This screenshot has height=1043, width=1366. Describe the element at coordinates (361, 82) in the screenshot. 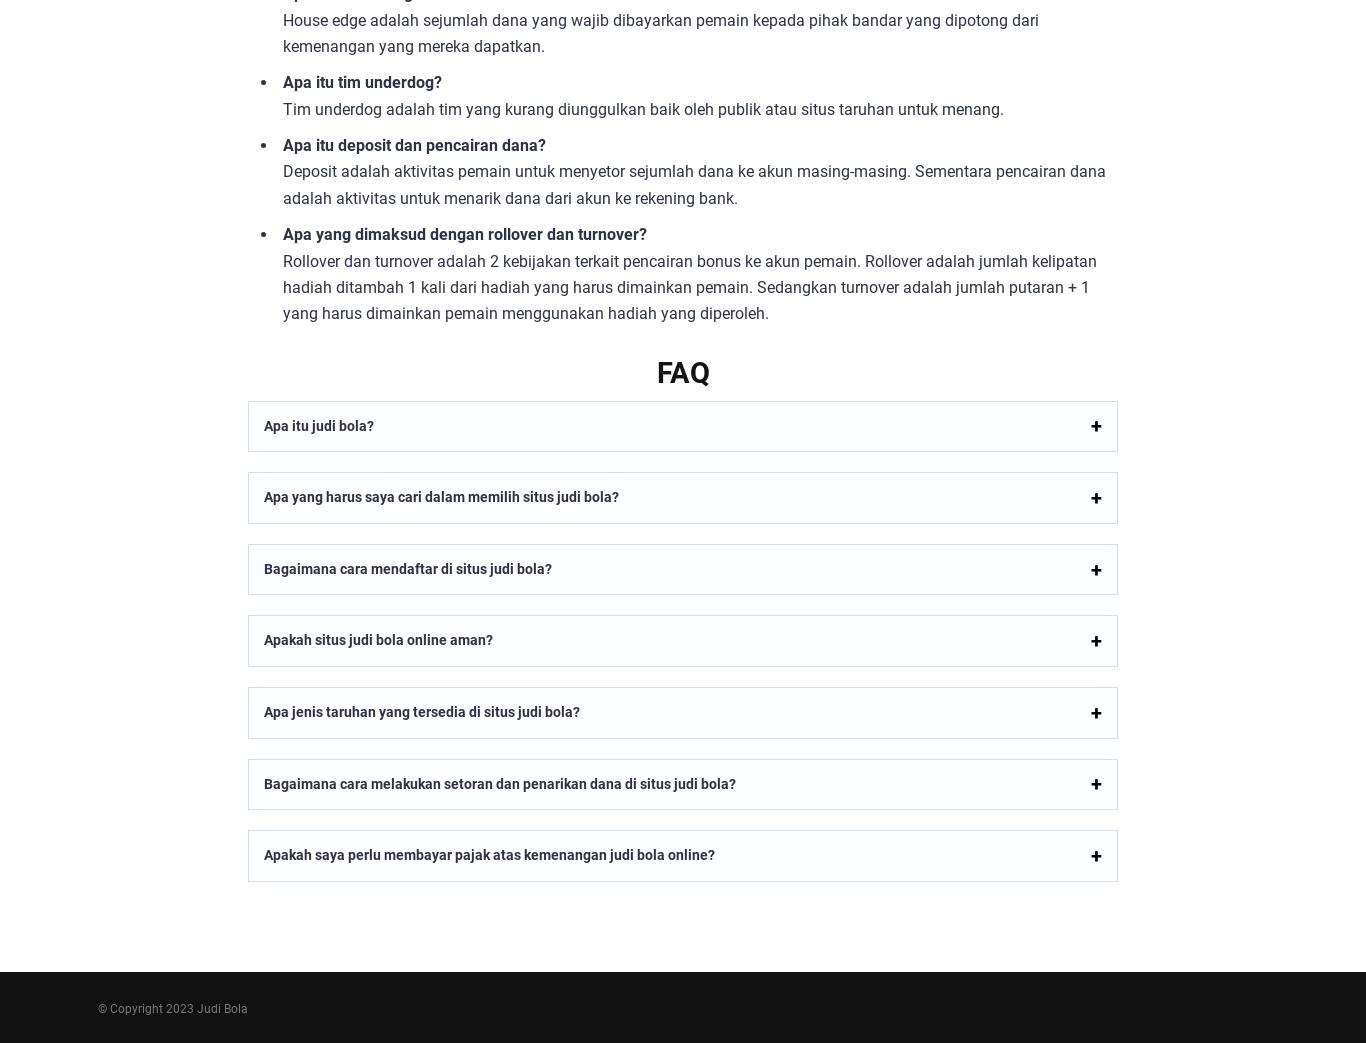

I see `'Apa itu tim underdog?'` at that location.